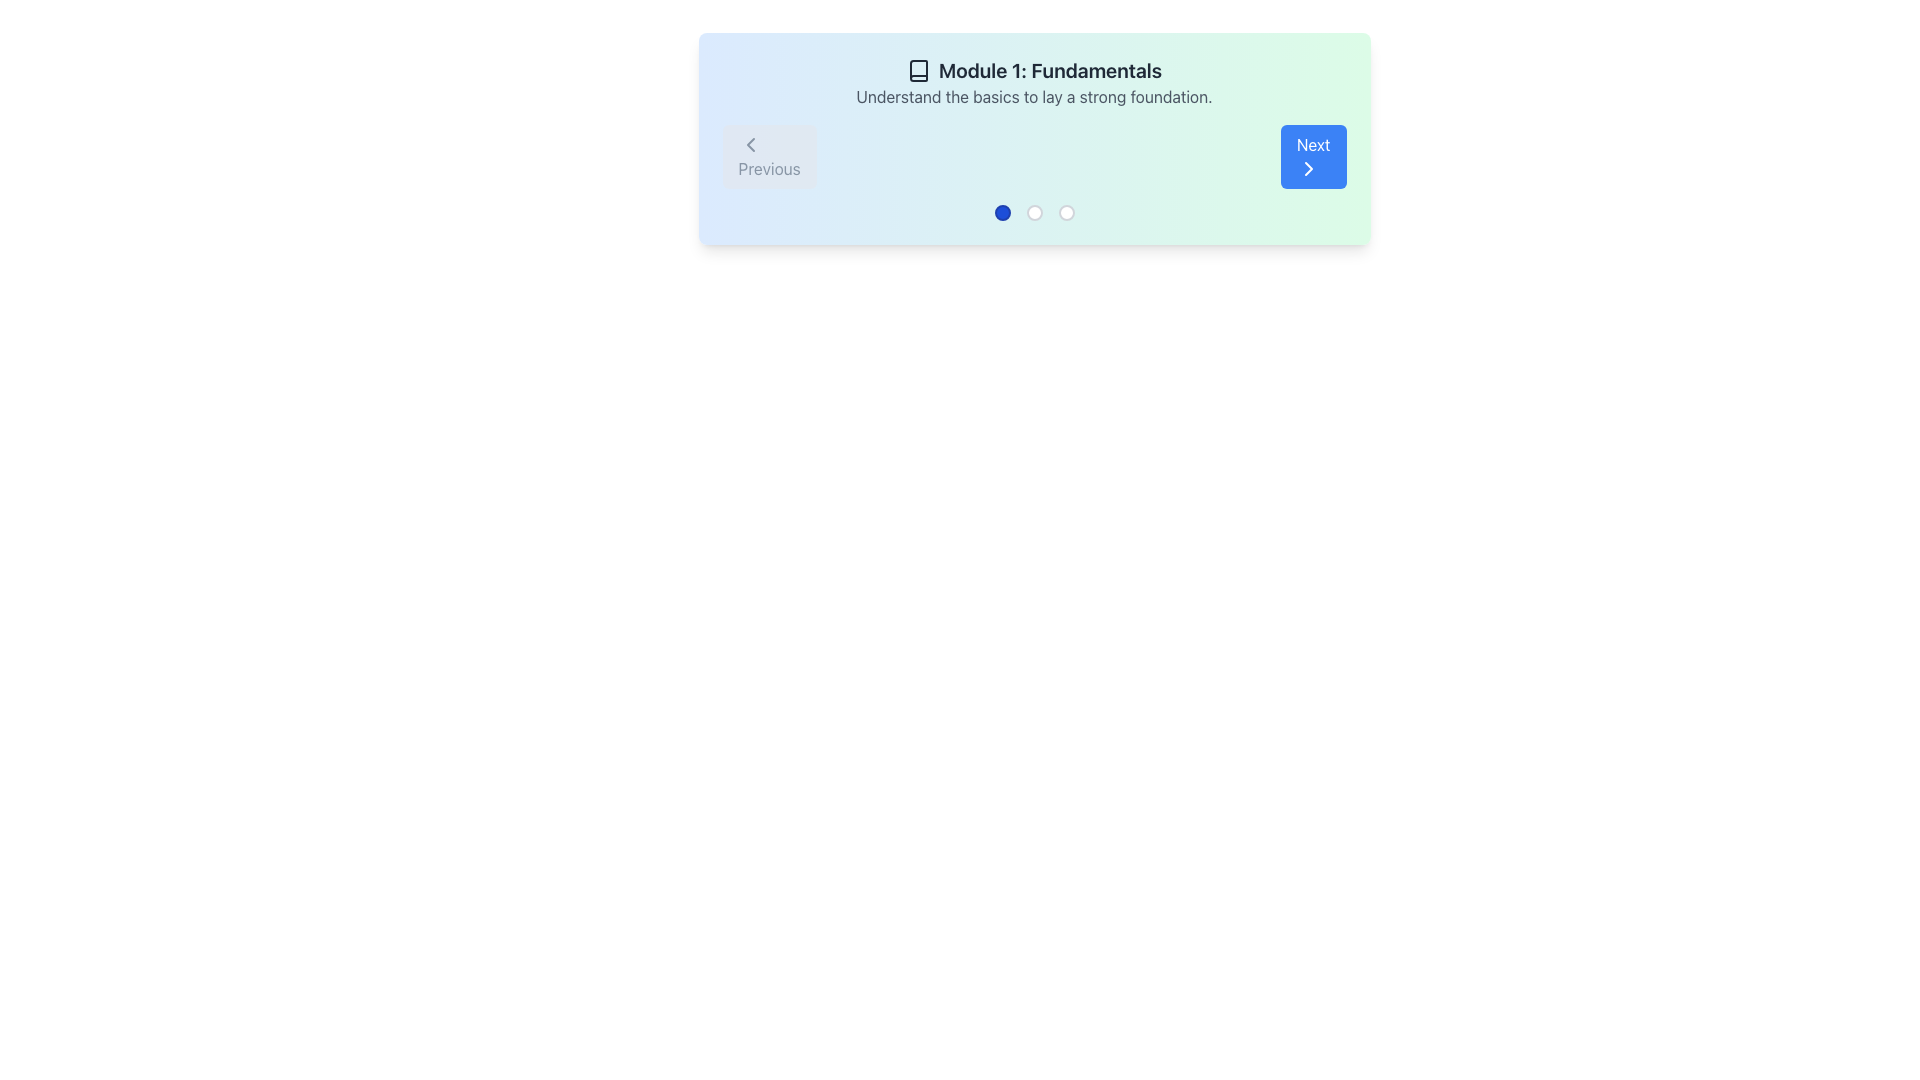  What do you see at coordinates (917, 69) in the screenshot?
I see `the small minimalist book icon located to the immediate left of the text 'Module 1: Fundamentals' in the top-center region of the interface` at bounding box center [917, 69].